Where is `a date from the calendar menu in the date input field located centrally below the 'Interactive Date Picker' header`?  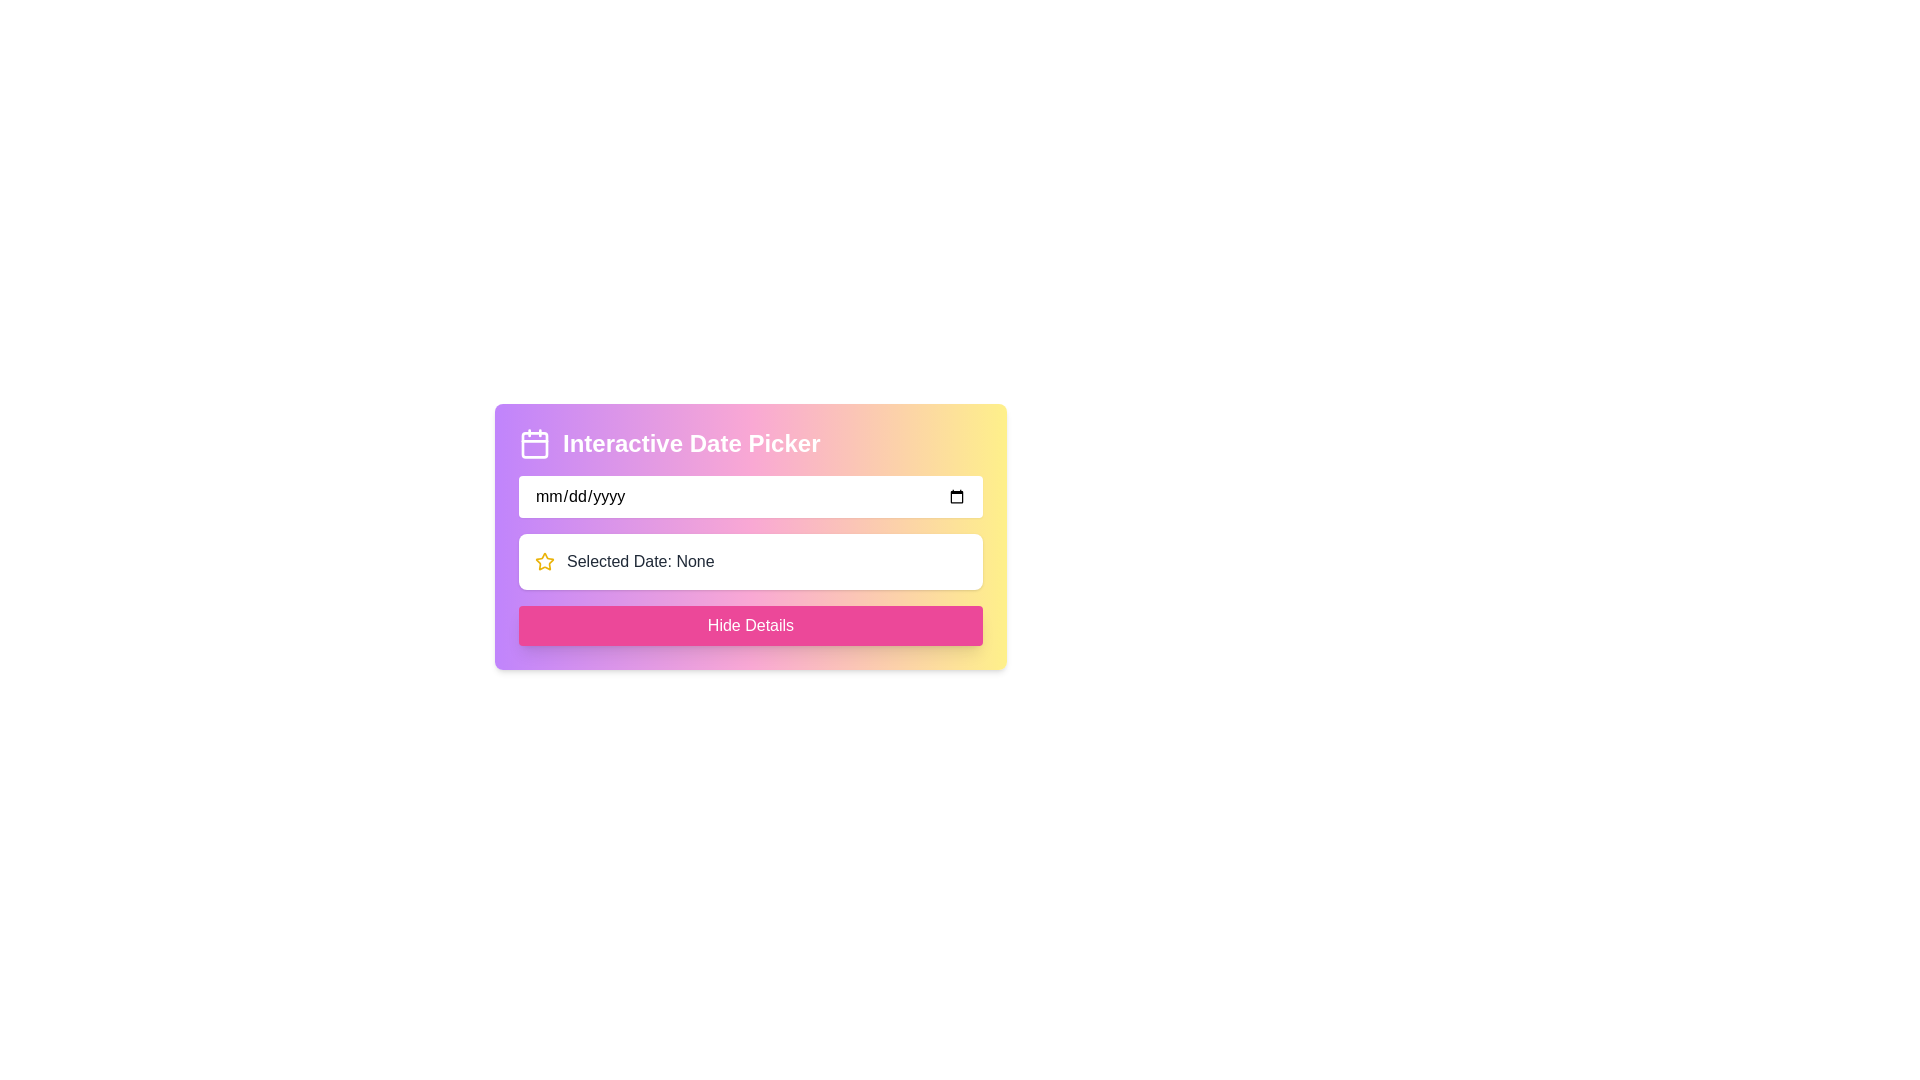
a date from the calendar menu in the date input field located centrally below the 'Interactive Date Picker' header is located at coordinates (749, 496).